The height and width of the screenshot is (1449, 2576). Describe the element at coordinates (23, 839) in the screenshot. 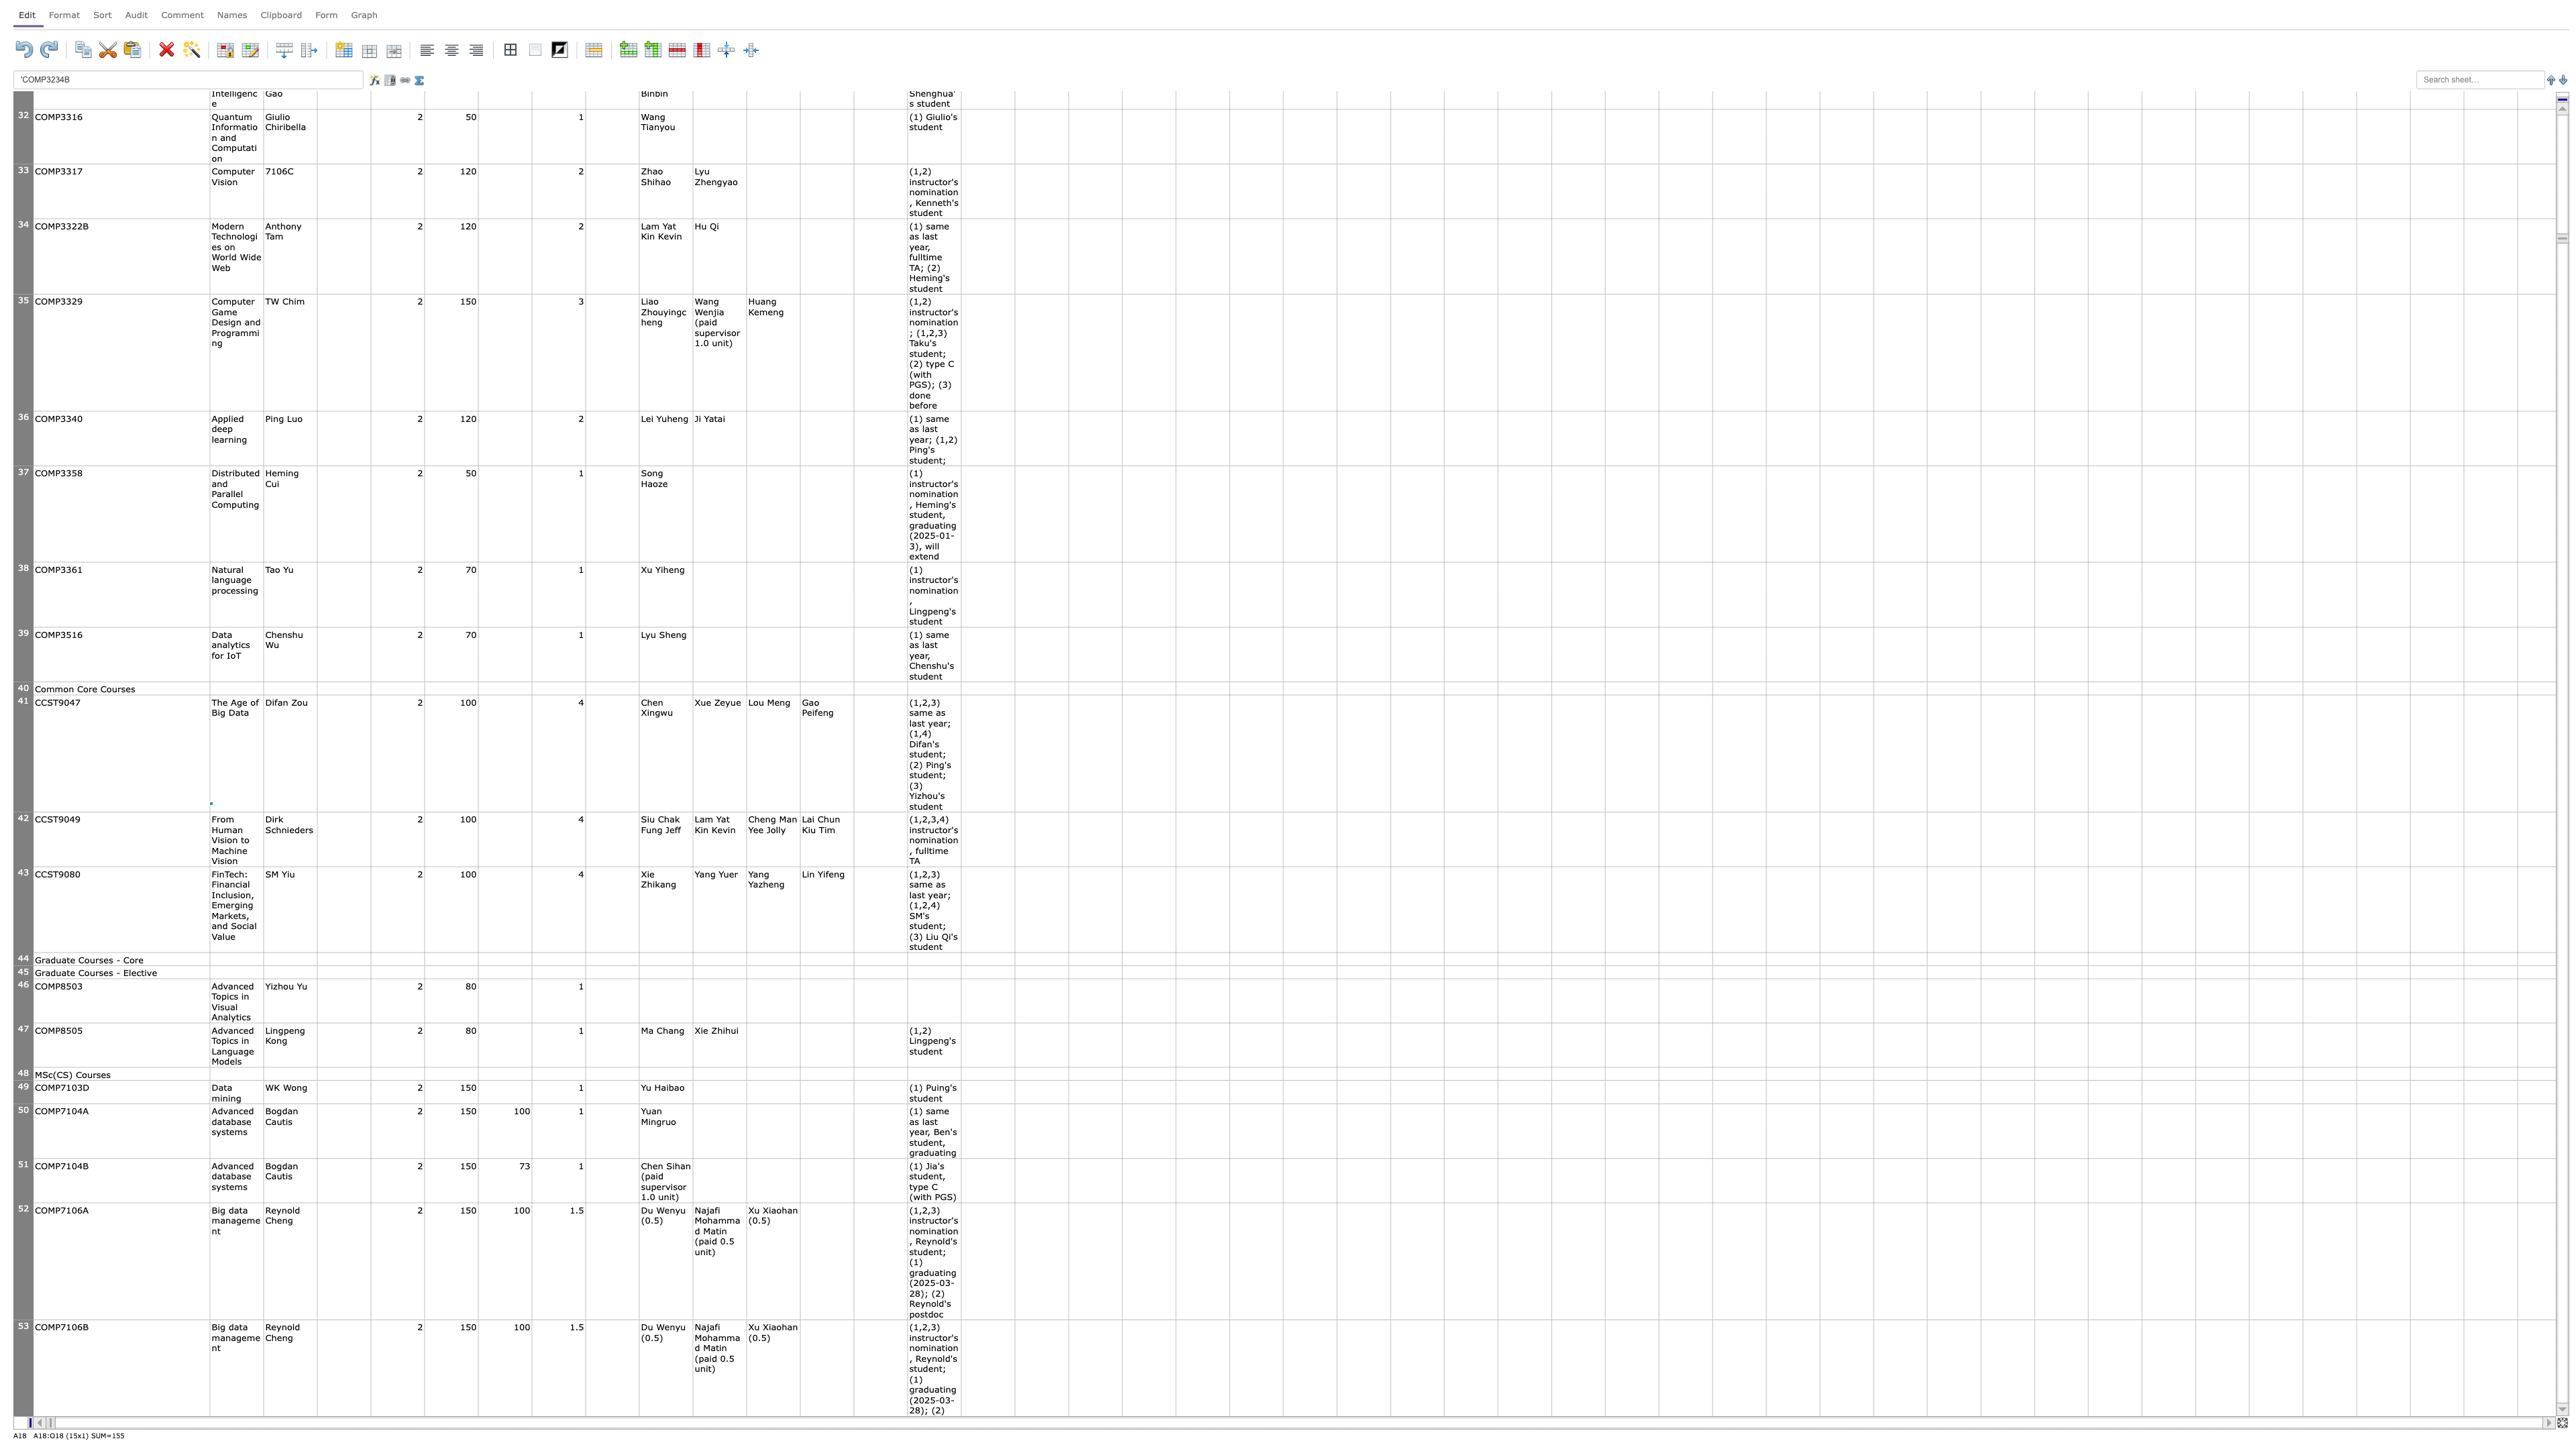

I see `row 42` at that location.